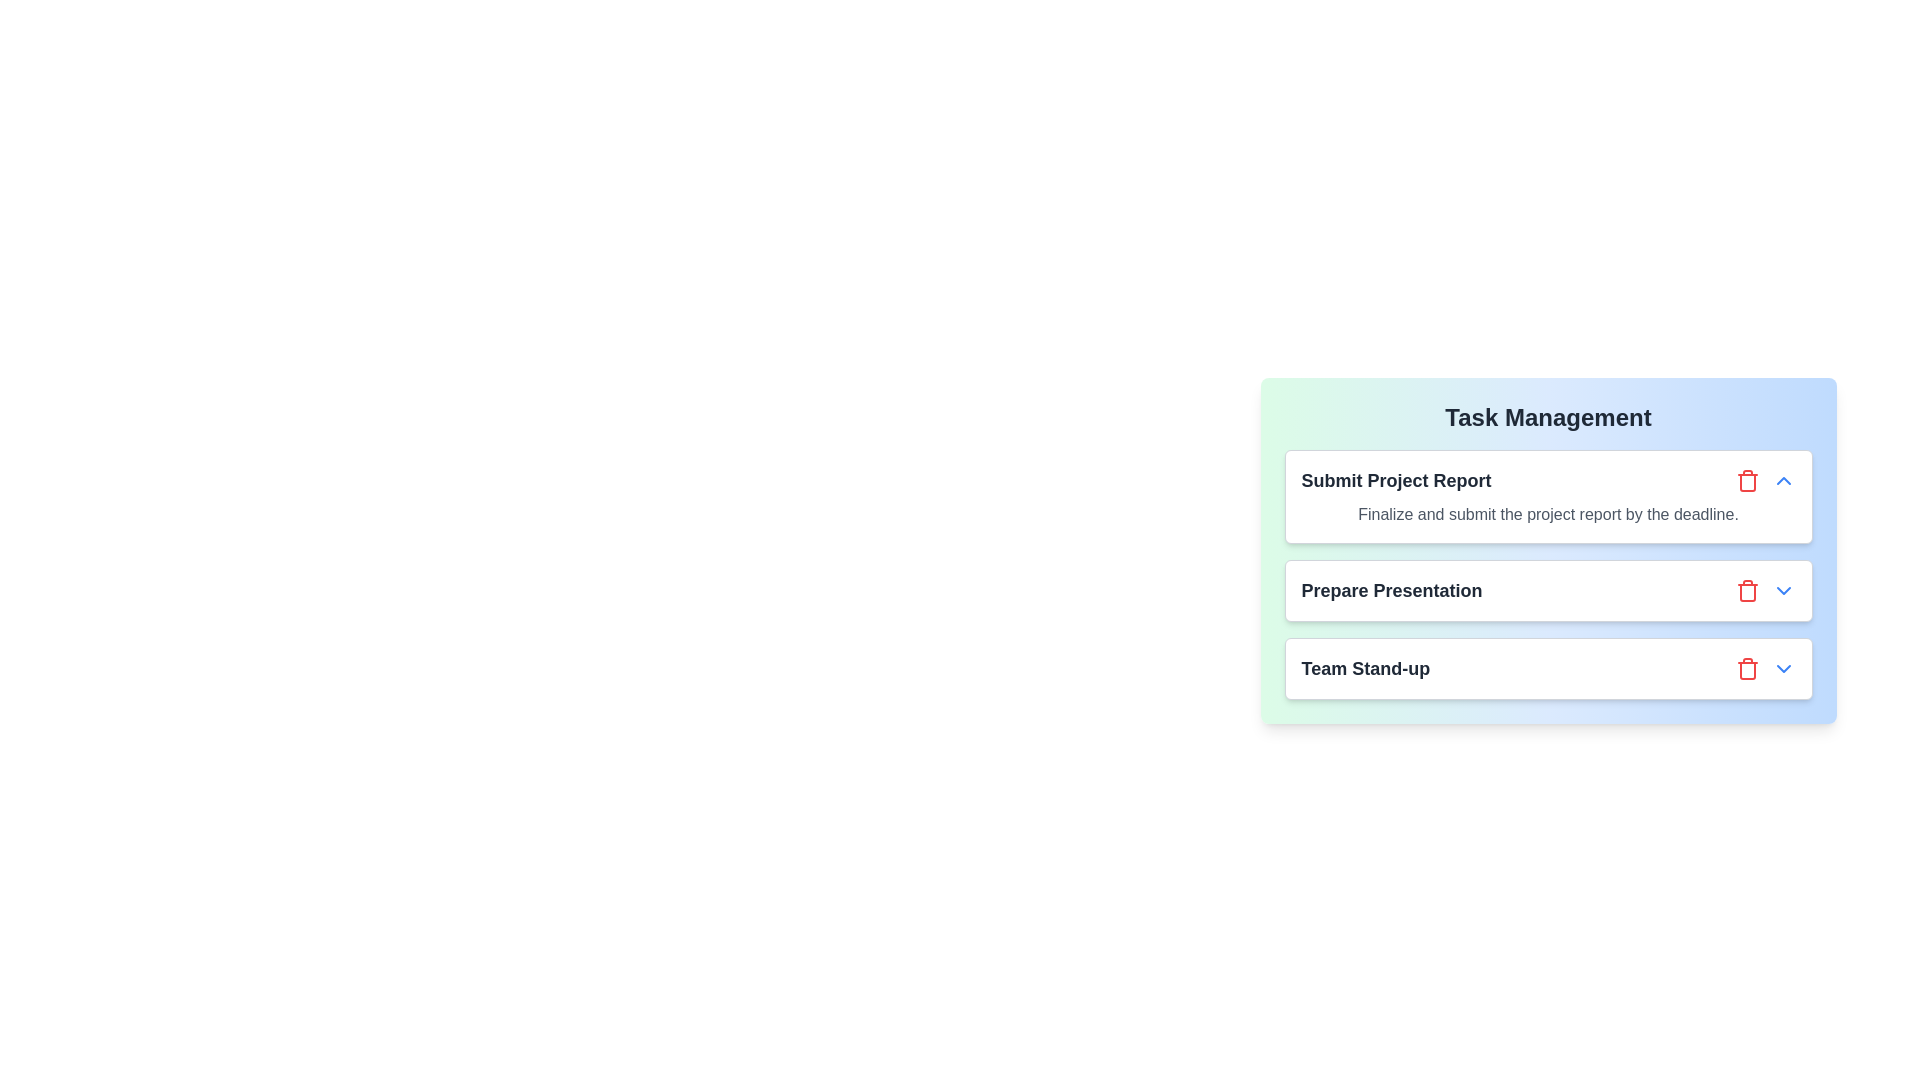  What do you see at coordinates (1391, 589) in the screenshot?
I see `the 'Prepare Presentation' text label, which is styled in bold and dark color, located in the second row of the 'Task Management' list` at bounding box center [1391, 589].